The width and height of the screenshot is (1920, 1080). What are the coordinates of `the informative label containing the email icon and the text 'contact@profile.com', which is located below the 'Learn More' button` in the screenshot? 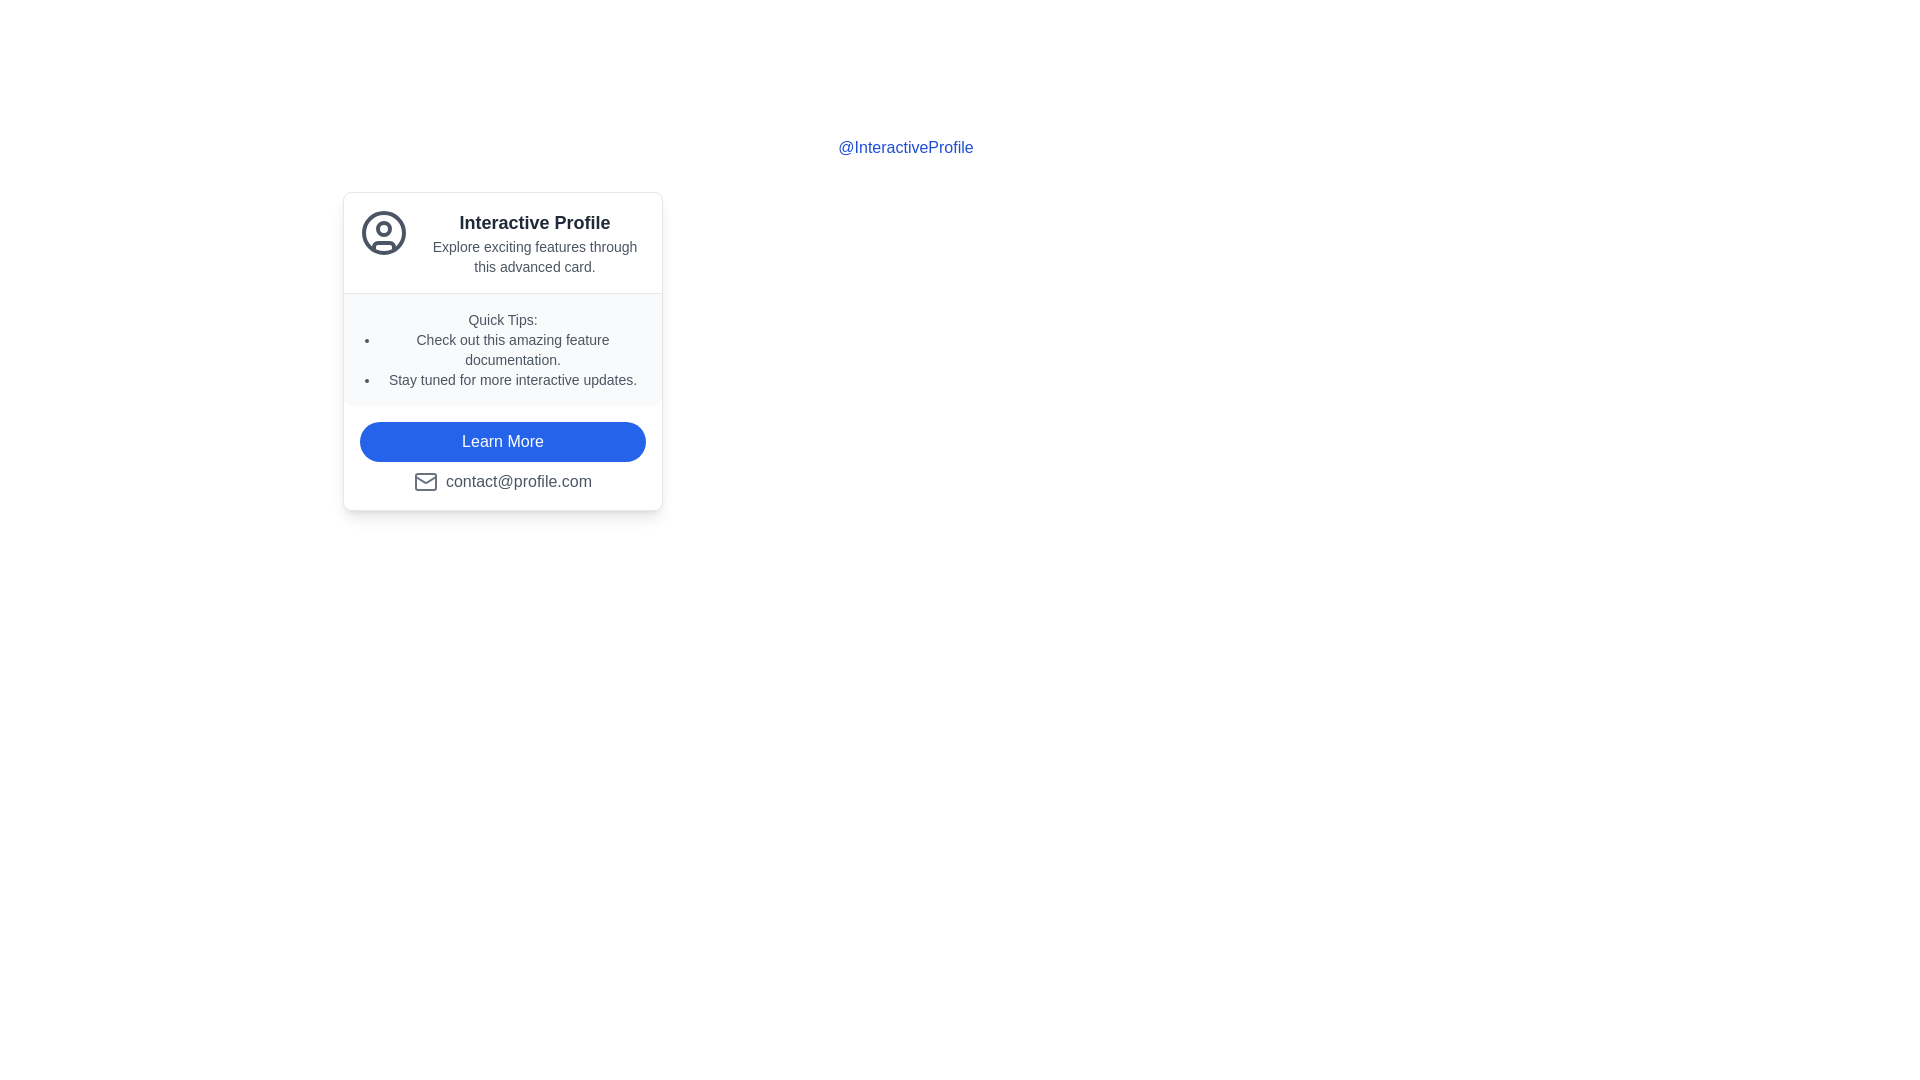 It's located at (503, 482).